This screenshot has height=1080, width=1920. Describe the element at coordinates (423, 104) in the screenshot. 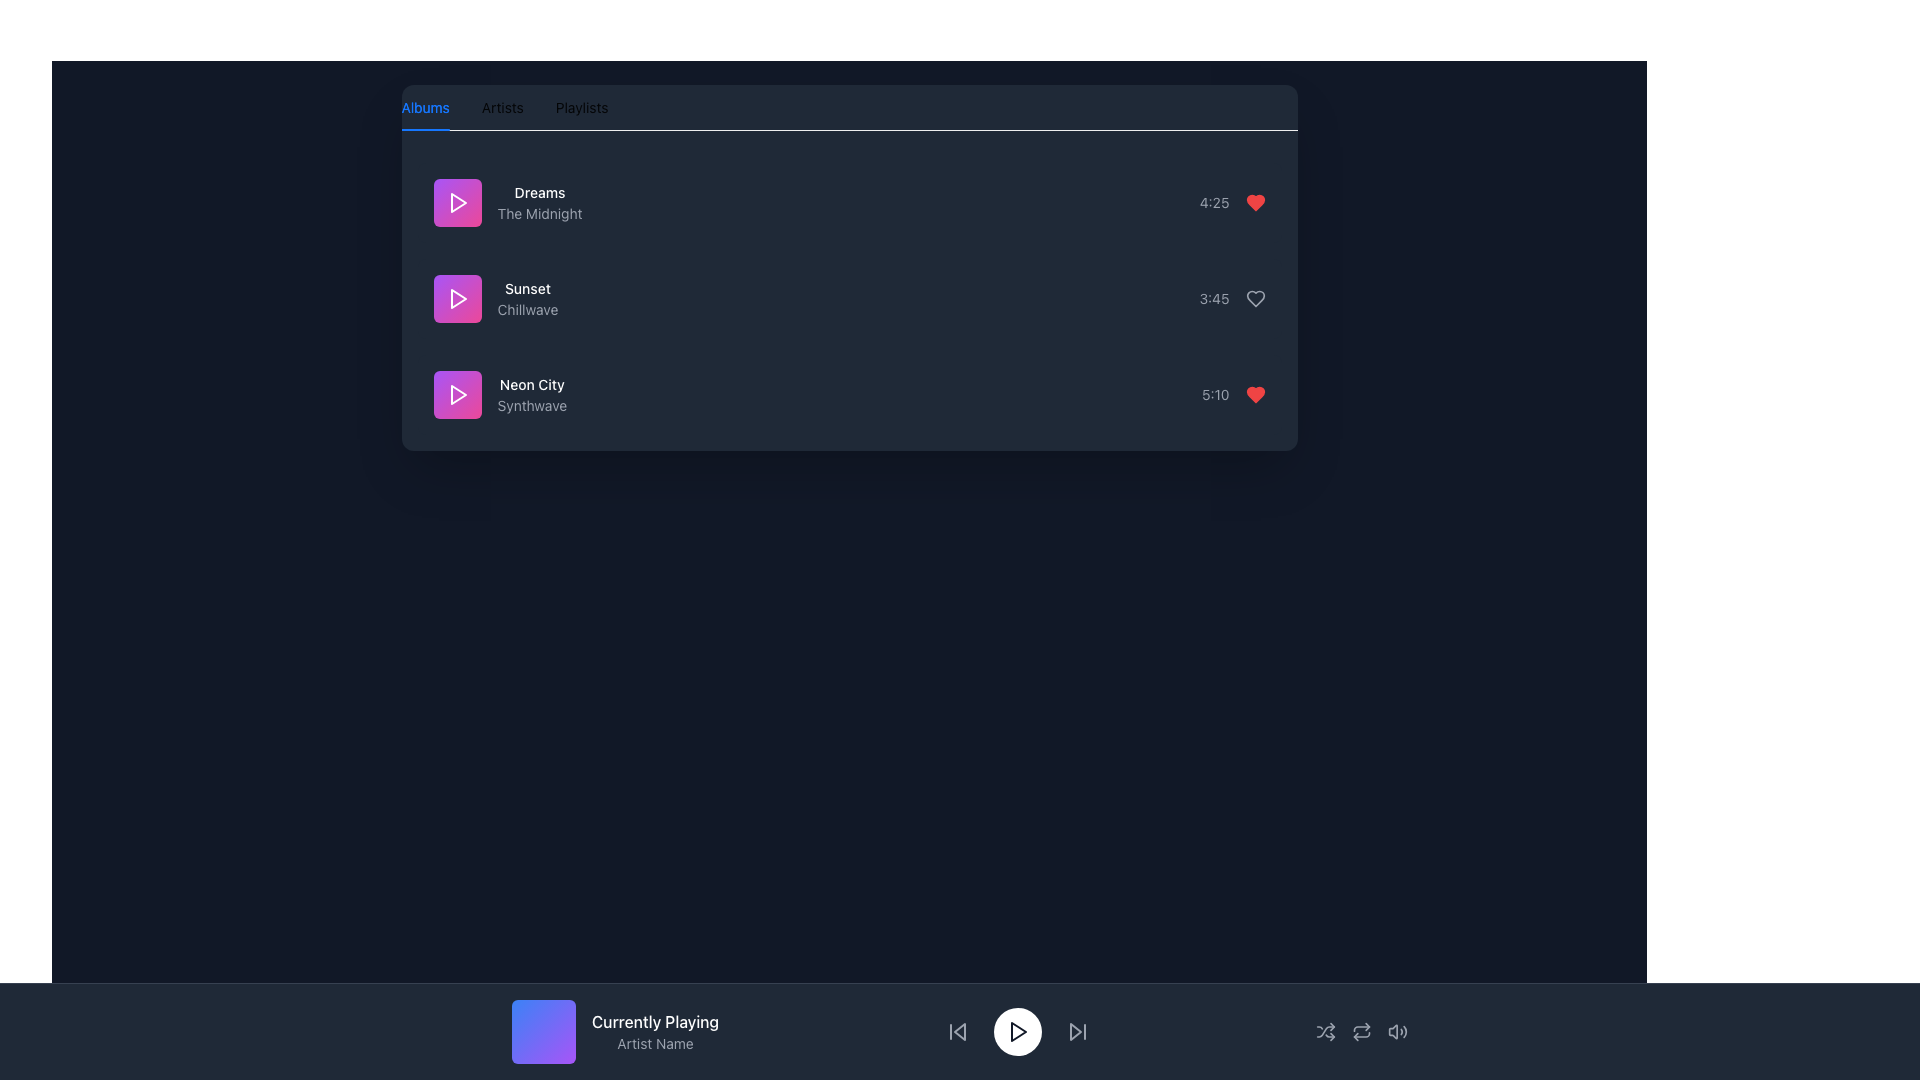

I see `the 'Albums' tab in the Tab Navigation Item` at that location.